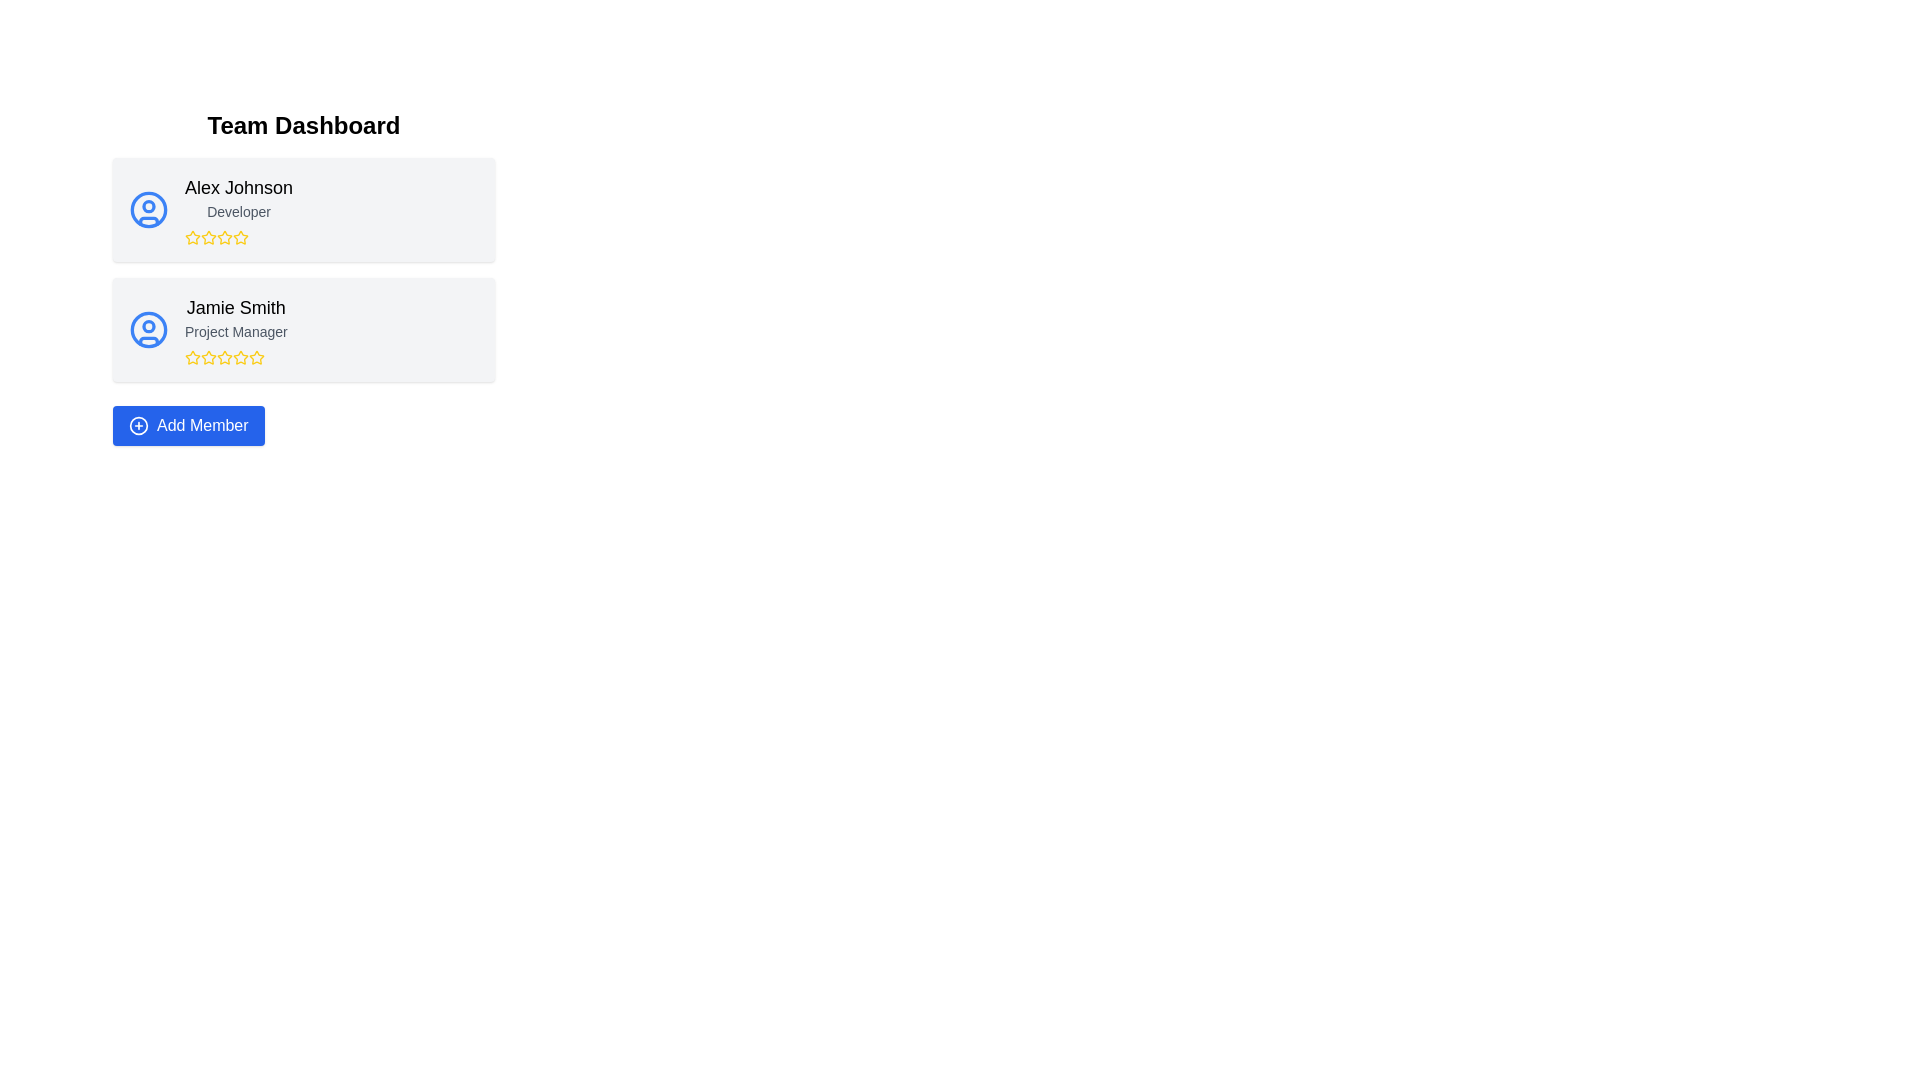 The image size is (1920, 1080). I want to click on the third unfilled yellow star icon in the 5-star rating system for Jamie Smith, located below their name in the second card, so click(225, 356).